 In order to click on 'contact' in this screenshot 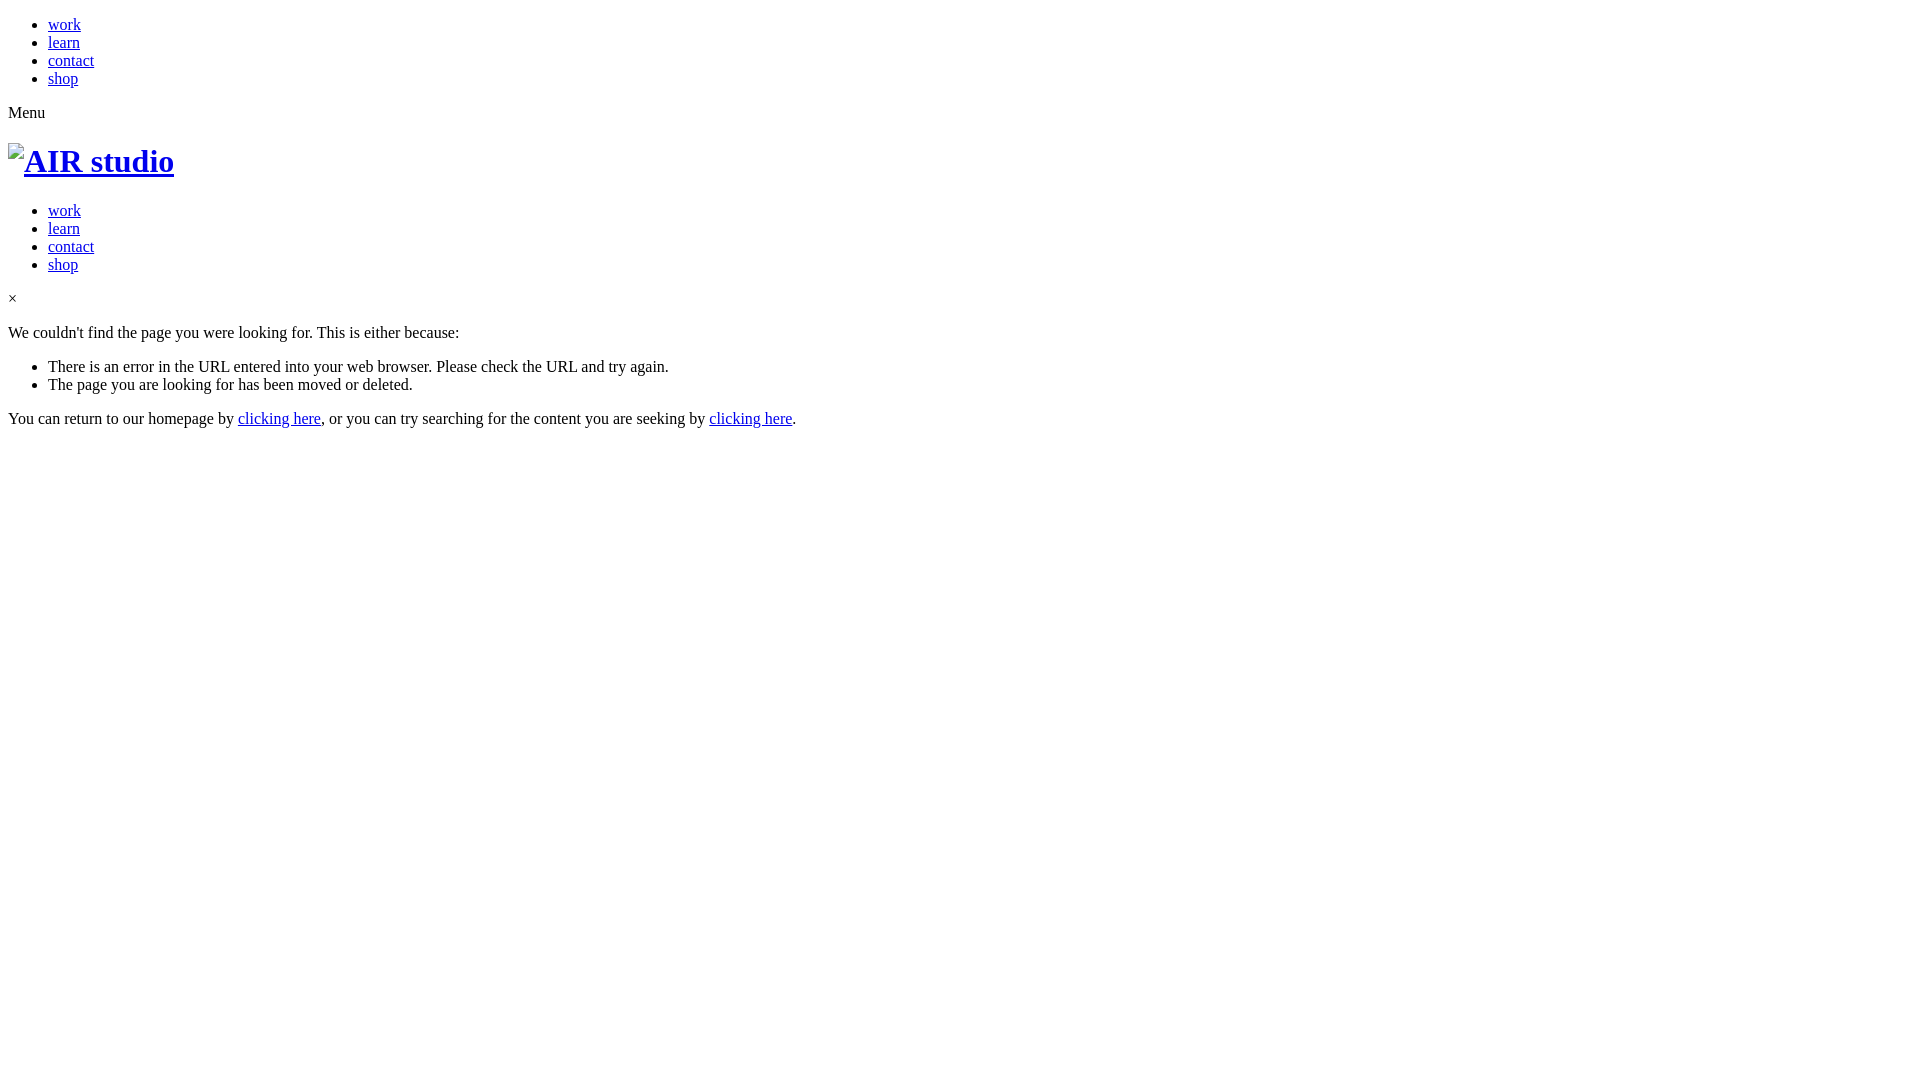, I will do `click(71, 59)`.